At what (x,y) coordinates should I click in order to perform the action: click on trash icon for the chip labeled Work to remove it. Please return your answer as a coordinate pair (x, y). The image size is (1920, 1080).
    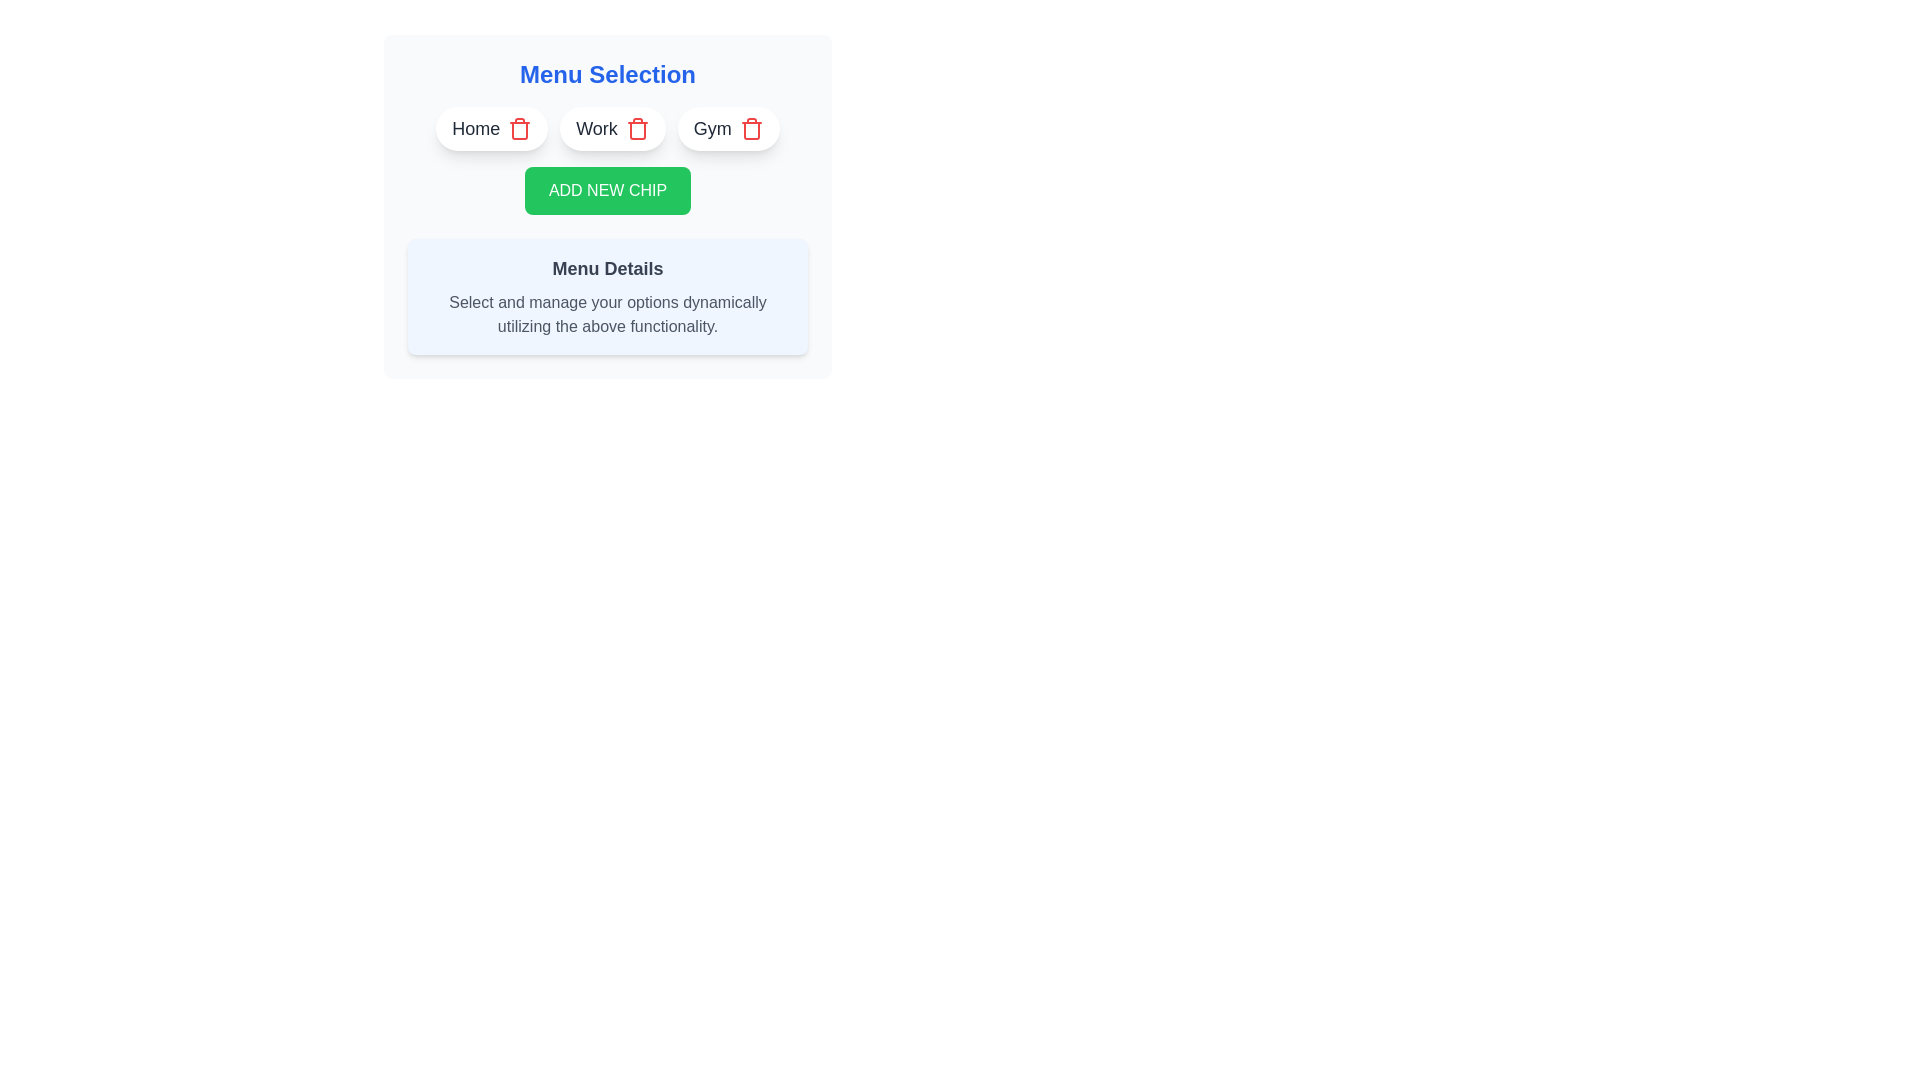
    Looking at the image, I should click on (636, 128).